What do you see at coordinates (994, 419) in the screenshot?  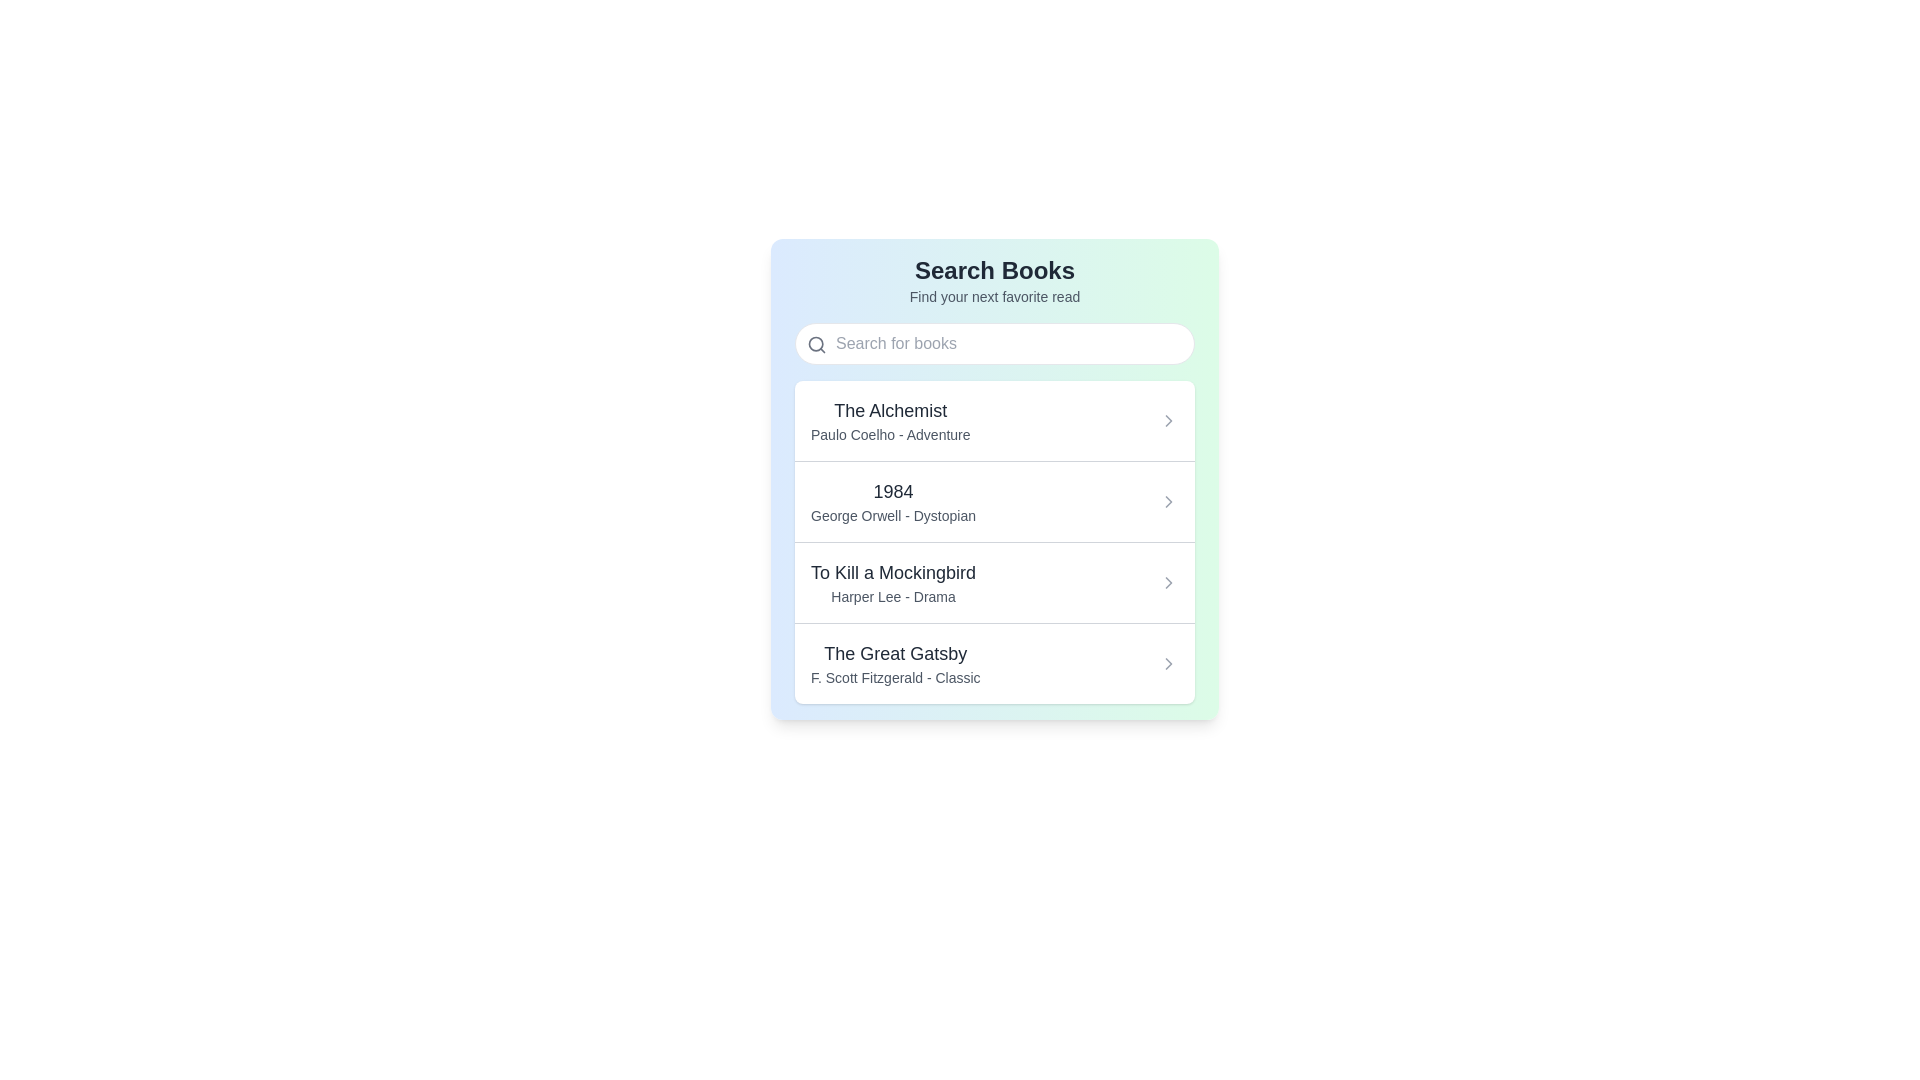 I see `the first list item about 'The Alchemist'` at bounding box center [994, 419].